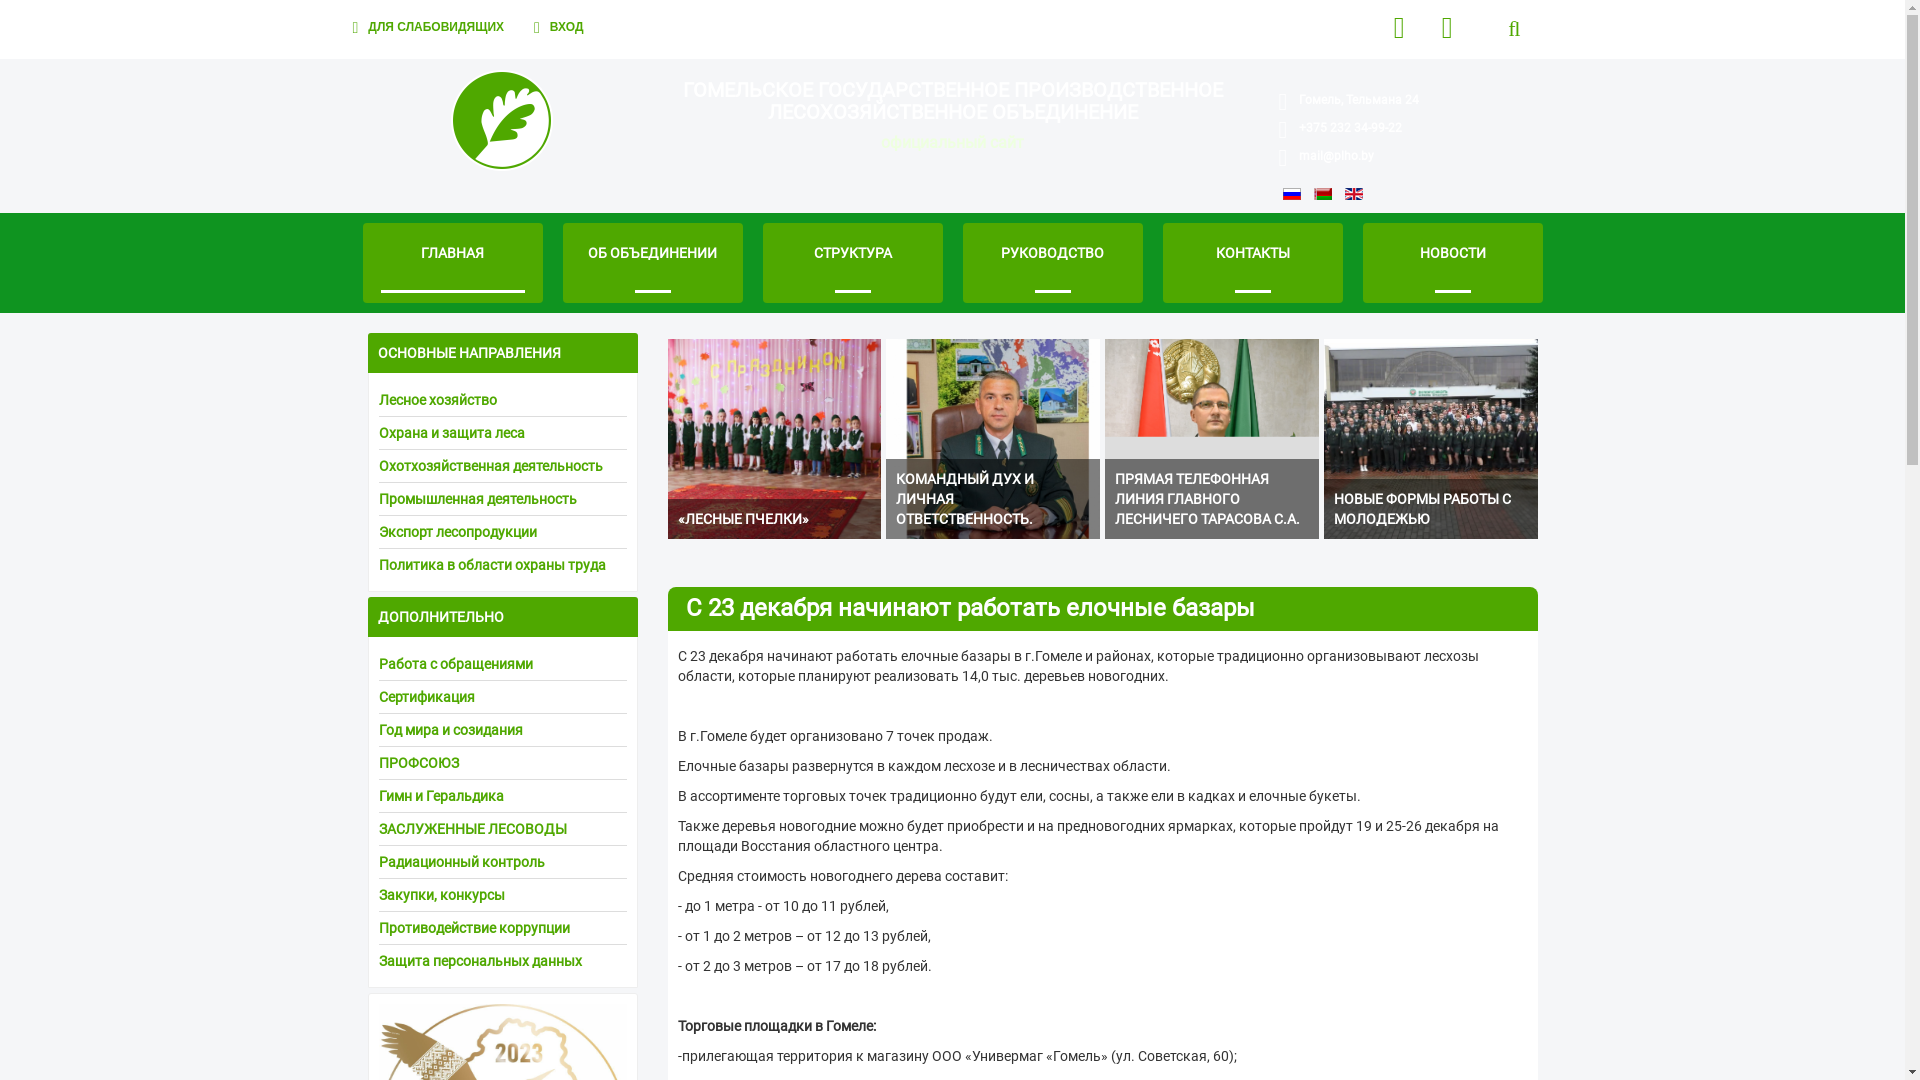  Describe the element at coordinates (1350, 127) in the screenshot. I see `'+375 232 34-99-22'` at that location.